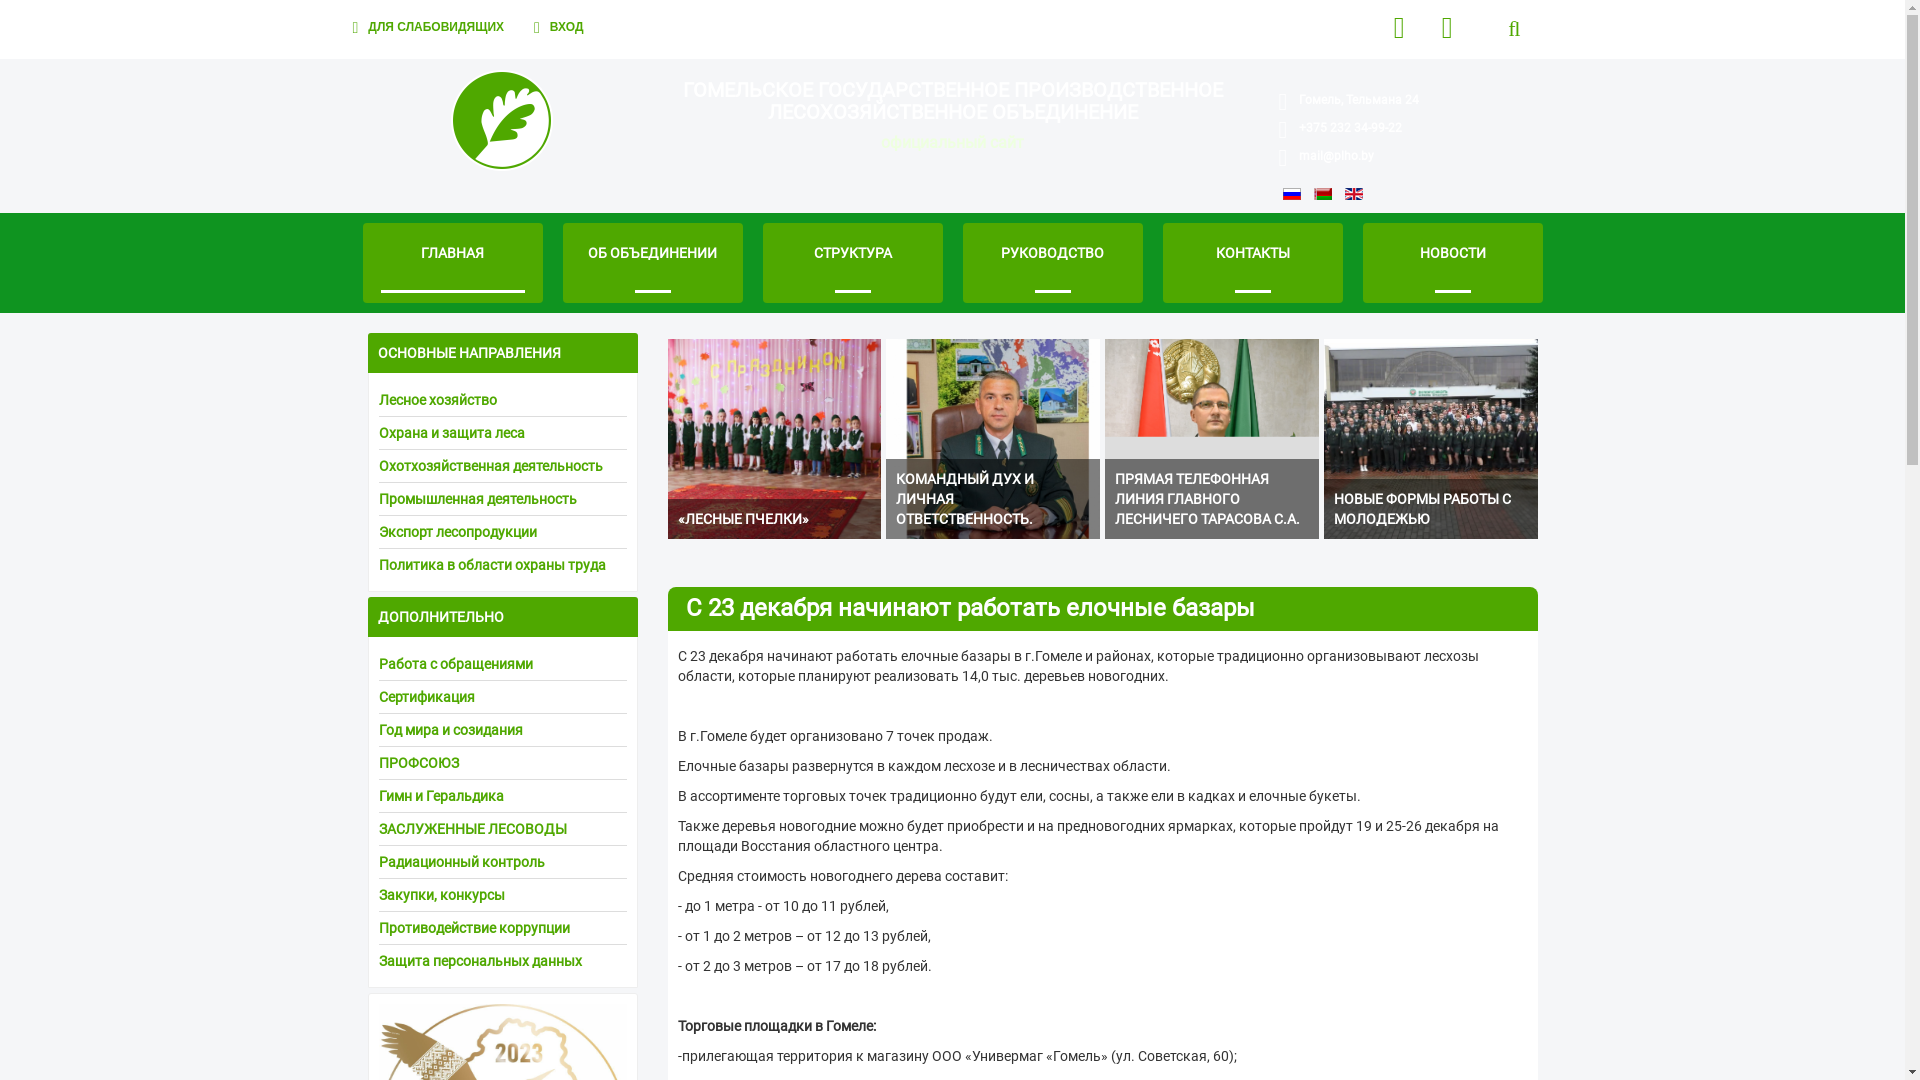  Describe the element at coordinates (1350, 127) in the screenshot. I see `'+375 232 34-99-22'` at that location.